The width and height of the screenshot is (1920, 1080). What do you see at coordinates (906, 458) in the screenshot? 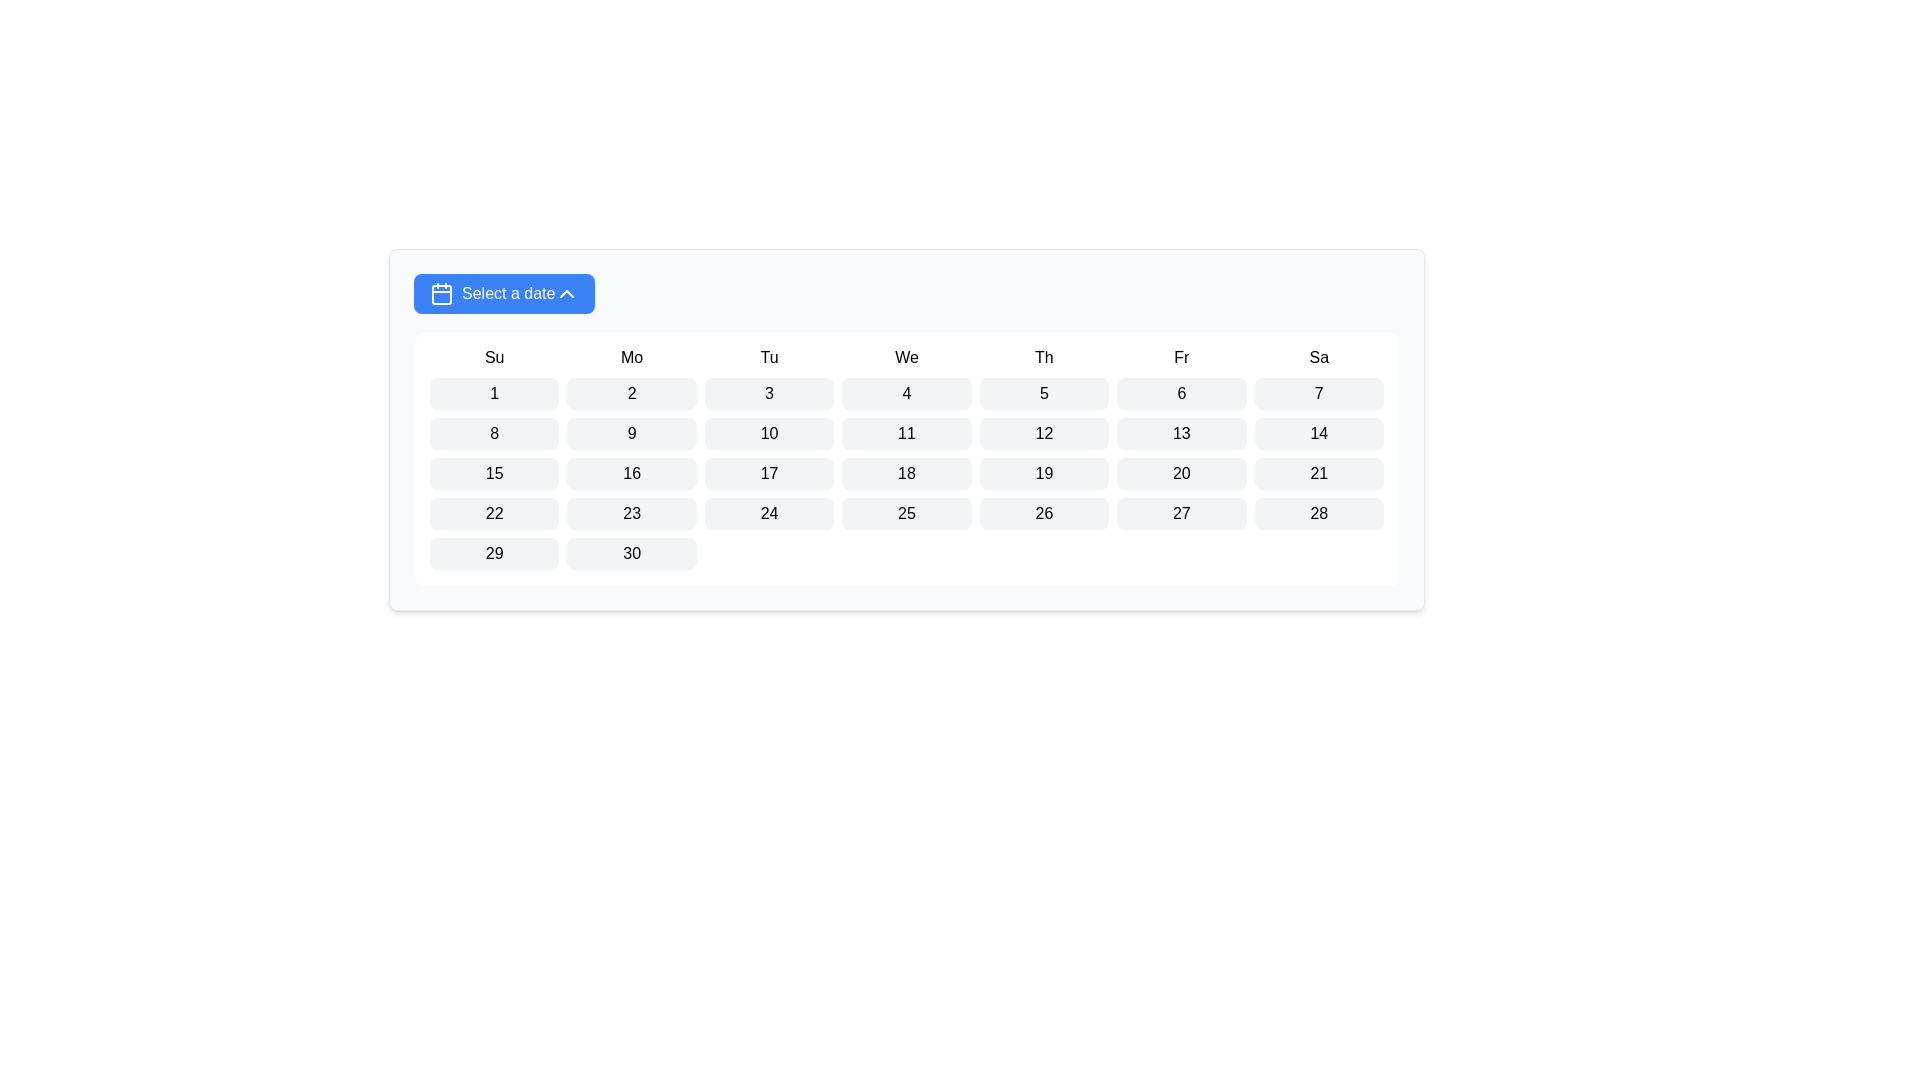
I see `the Calendar grid element which visually represents dates in a month format, located in the center of the interface` at bounding box center [906, 458].